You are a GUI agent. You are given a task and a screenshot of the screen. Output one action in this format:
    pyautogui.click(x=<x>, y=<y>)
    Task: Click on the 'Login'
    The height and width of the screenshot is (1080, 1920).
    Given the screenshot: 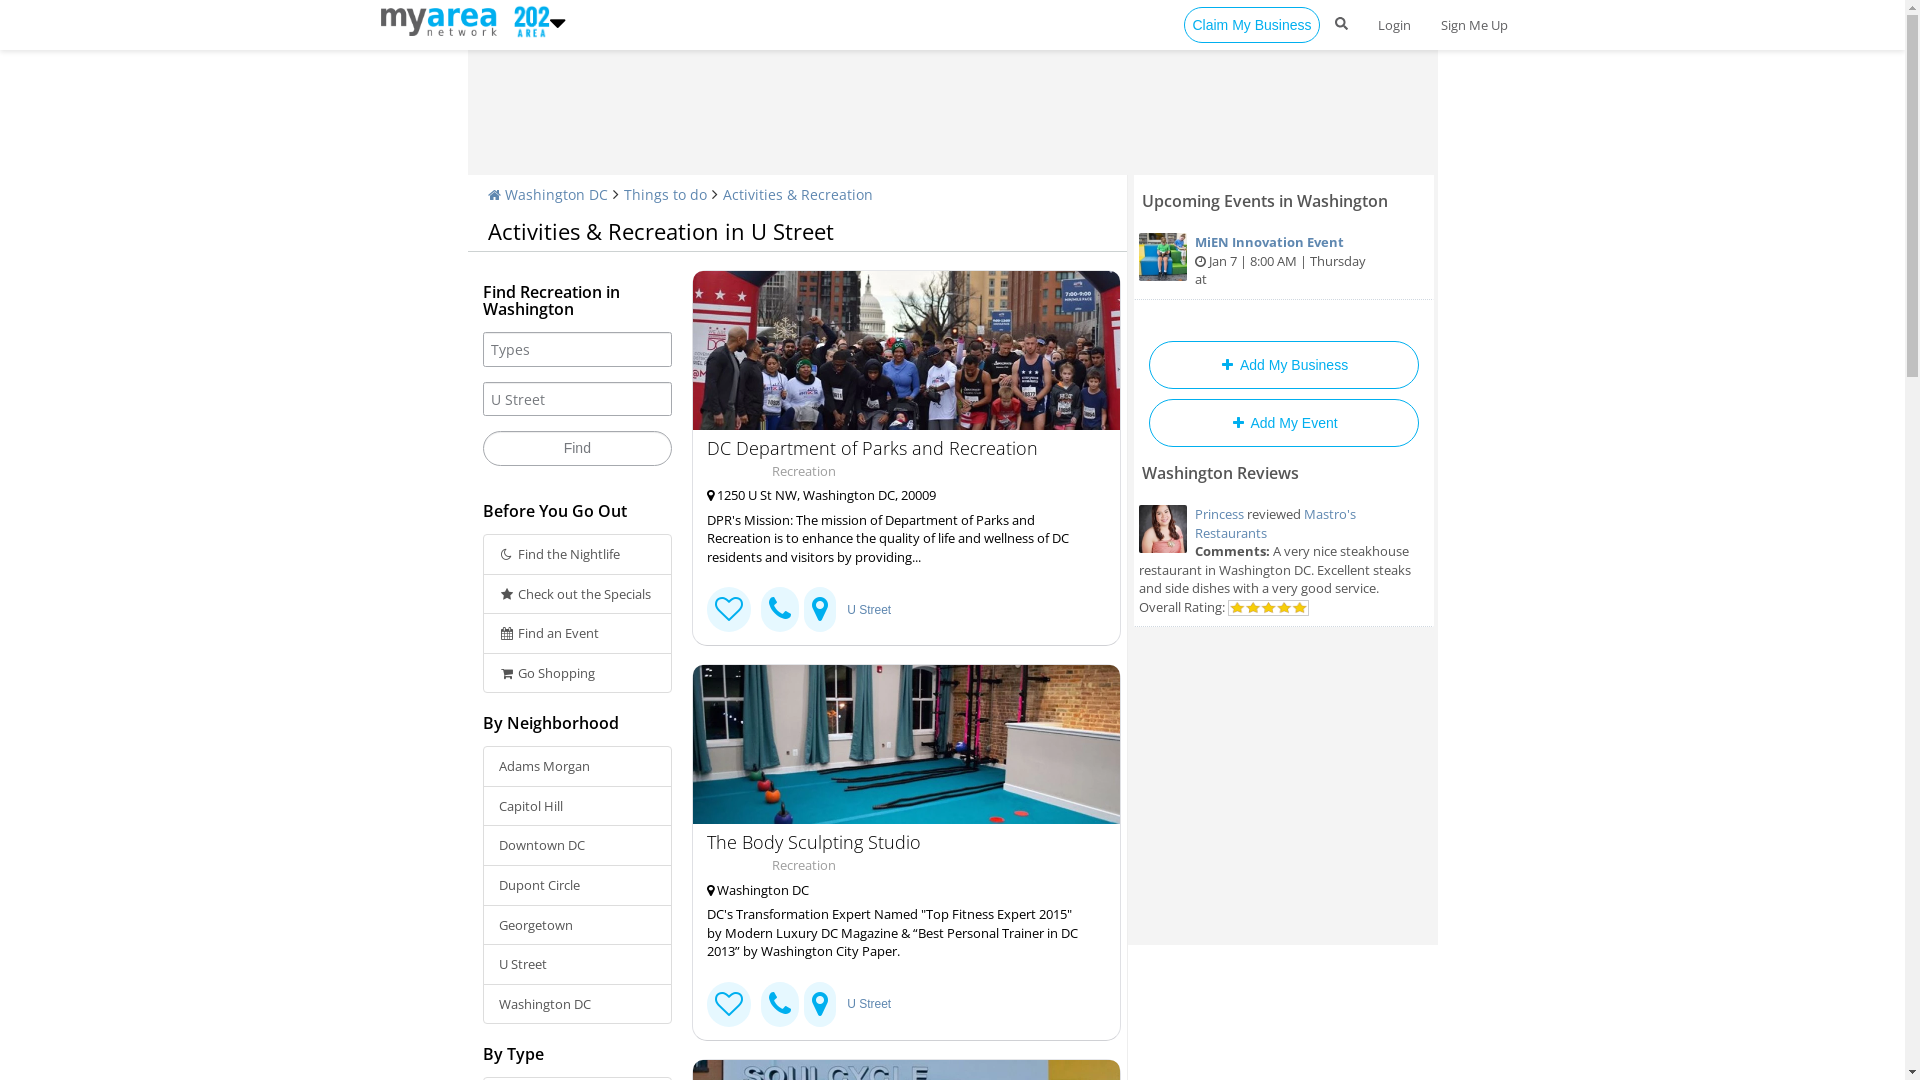 What is the action you would take?
    pyautogui.click(x=1392, y=24)
    